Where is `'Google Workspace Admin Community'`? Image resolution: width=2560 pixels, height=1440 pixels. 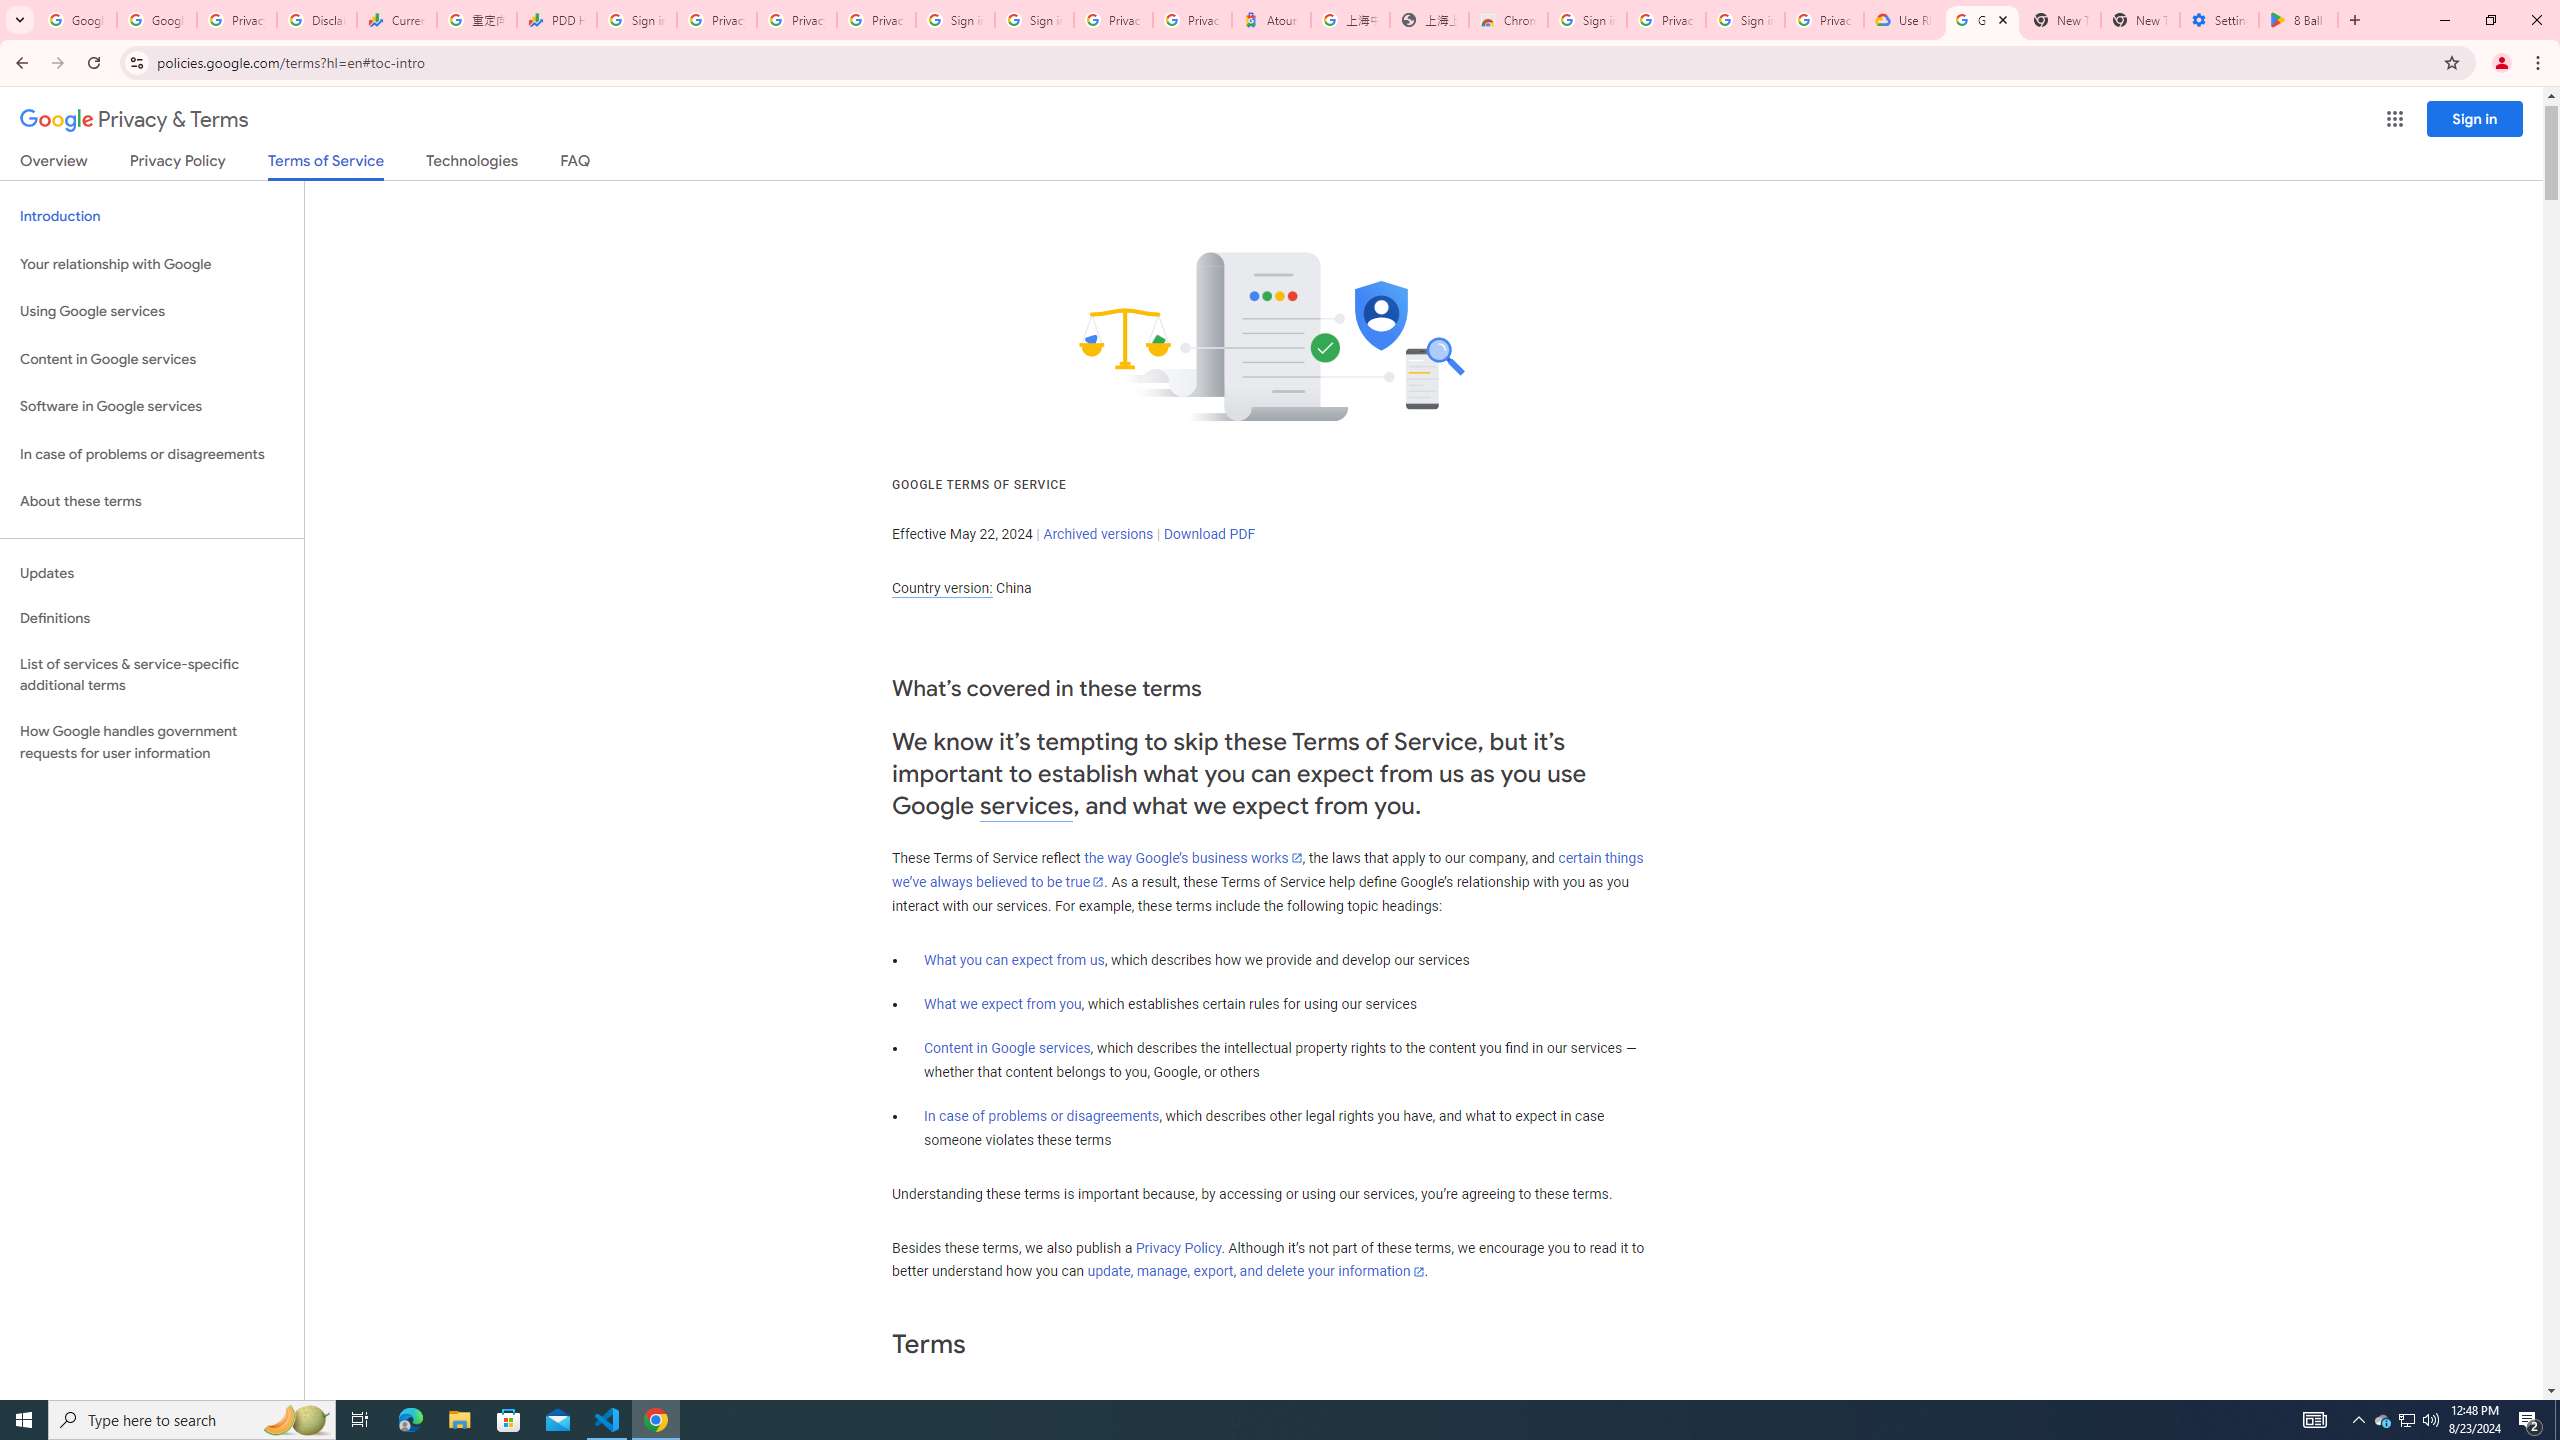
'Google Workspace Admin Community' is located at coordinates (76, 19).